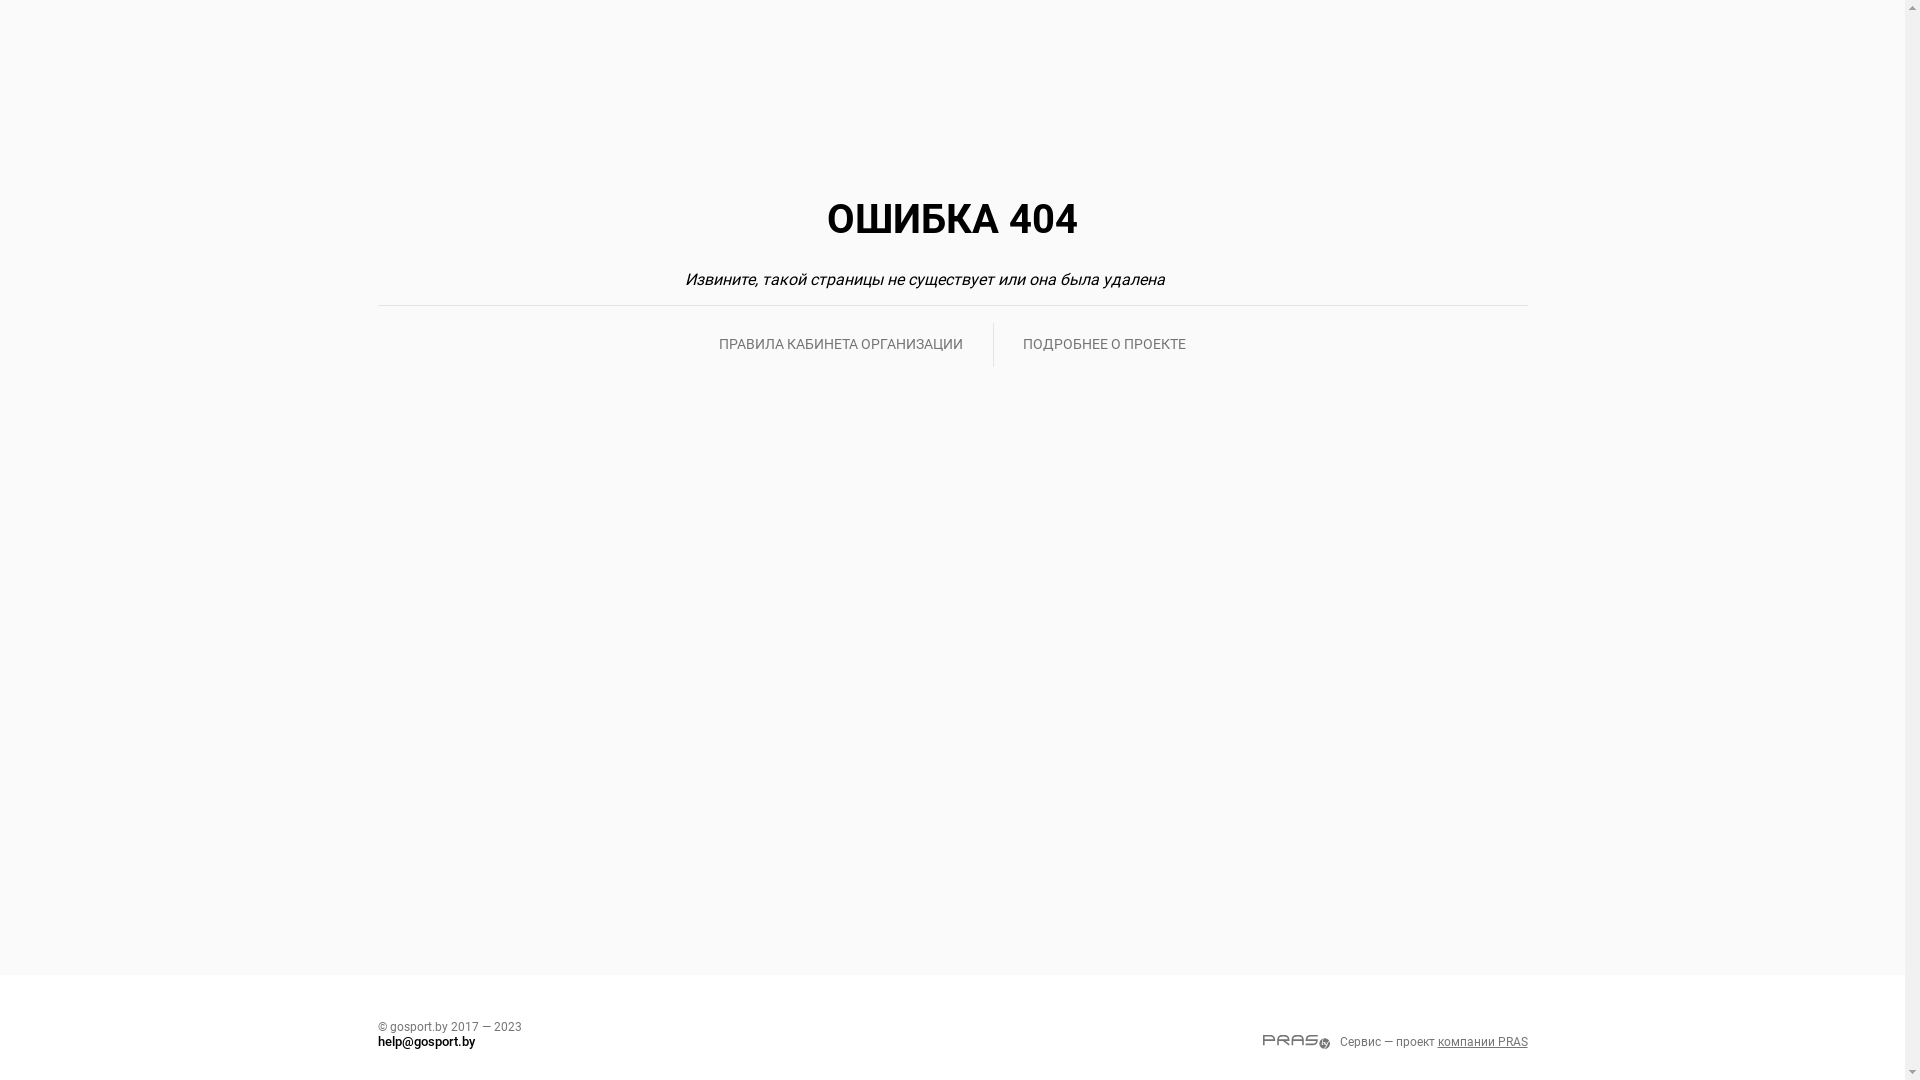 The height and width of the screenshot is (1080, 1920). Describe the element at coordinates (378, 1040) in the screenshot. I see `'help@gosport.by'` at that location.